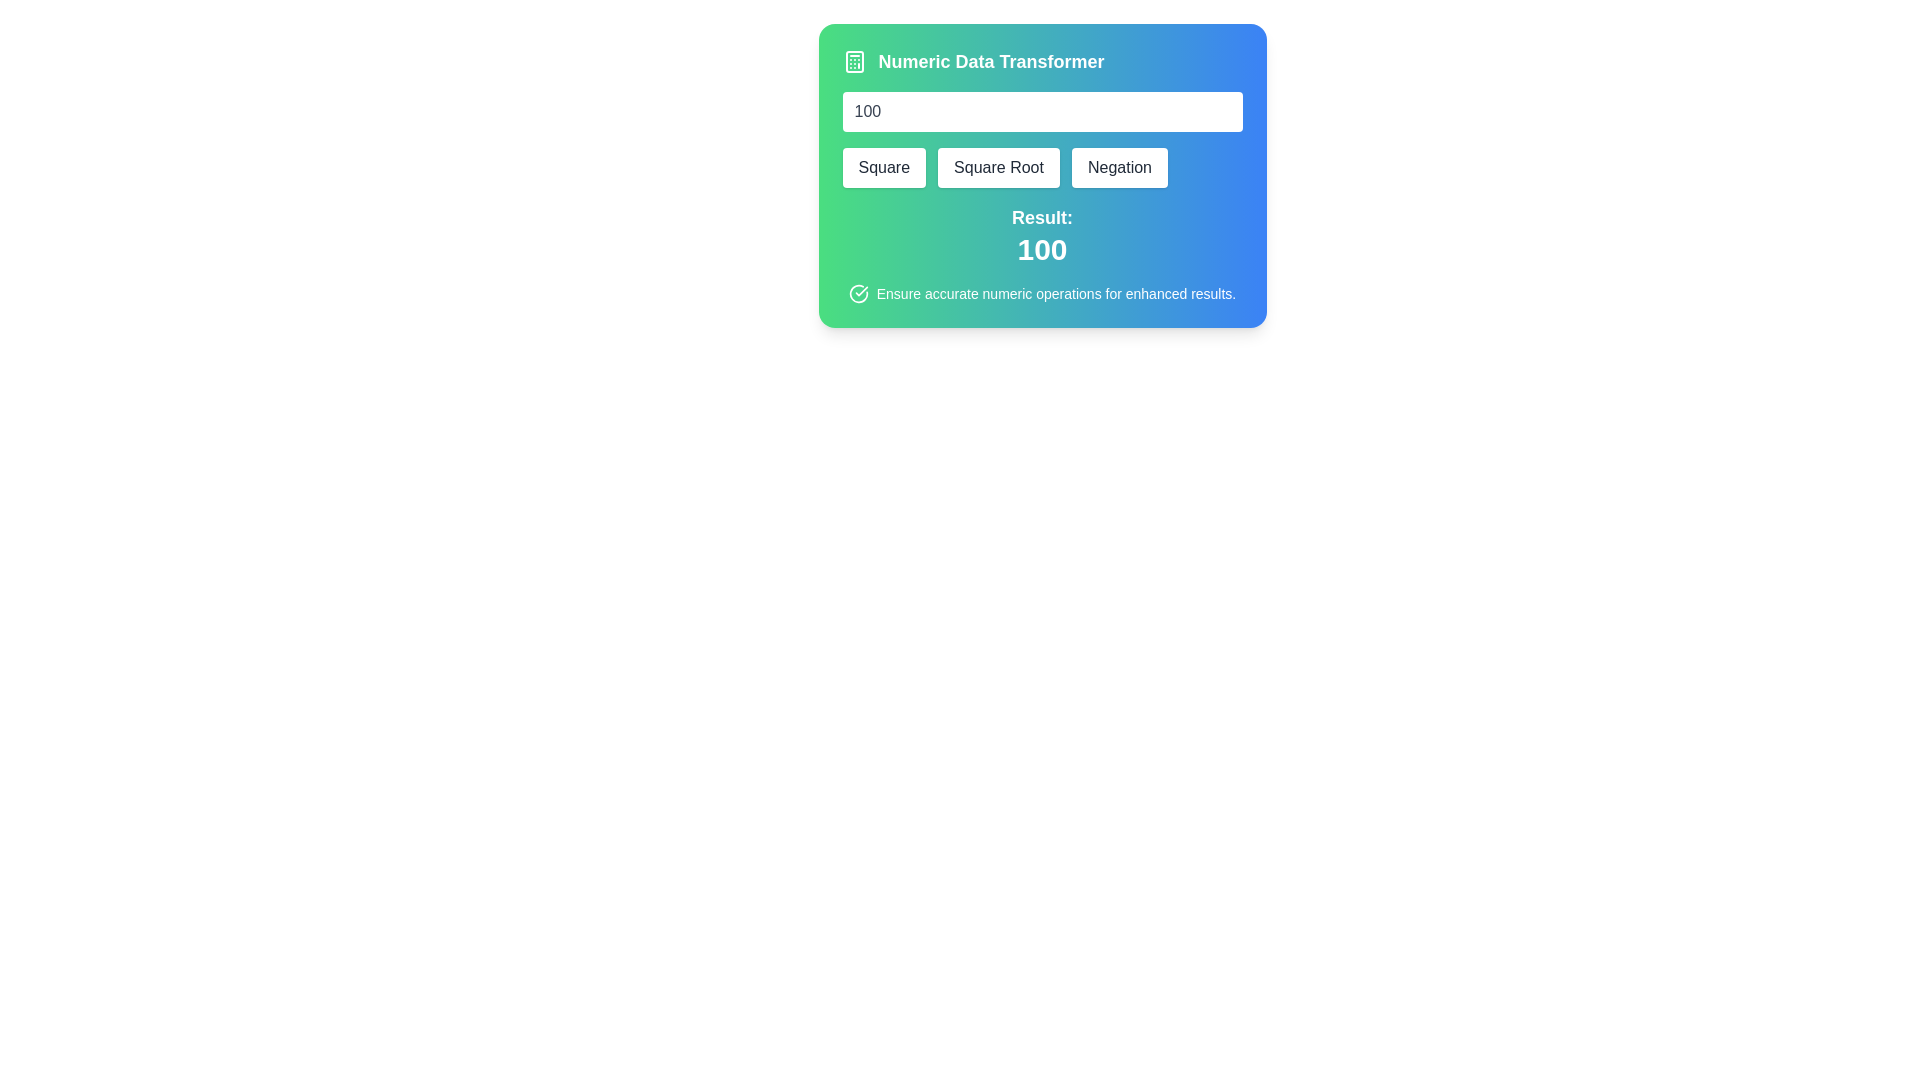 Image resolution: width=1920 pixels, height=1080 pixels. Describe the element at coordinates (883, 167) in the screenshot. I see `the 'Square' button, which is a rectangular button with rounded corners and white background` at that location.